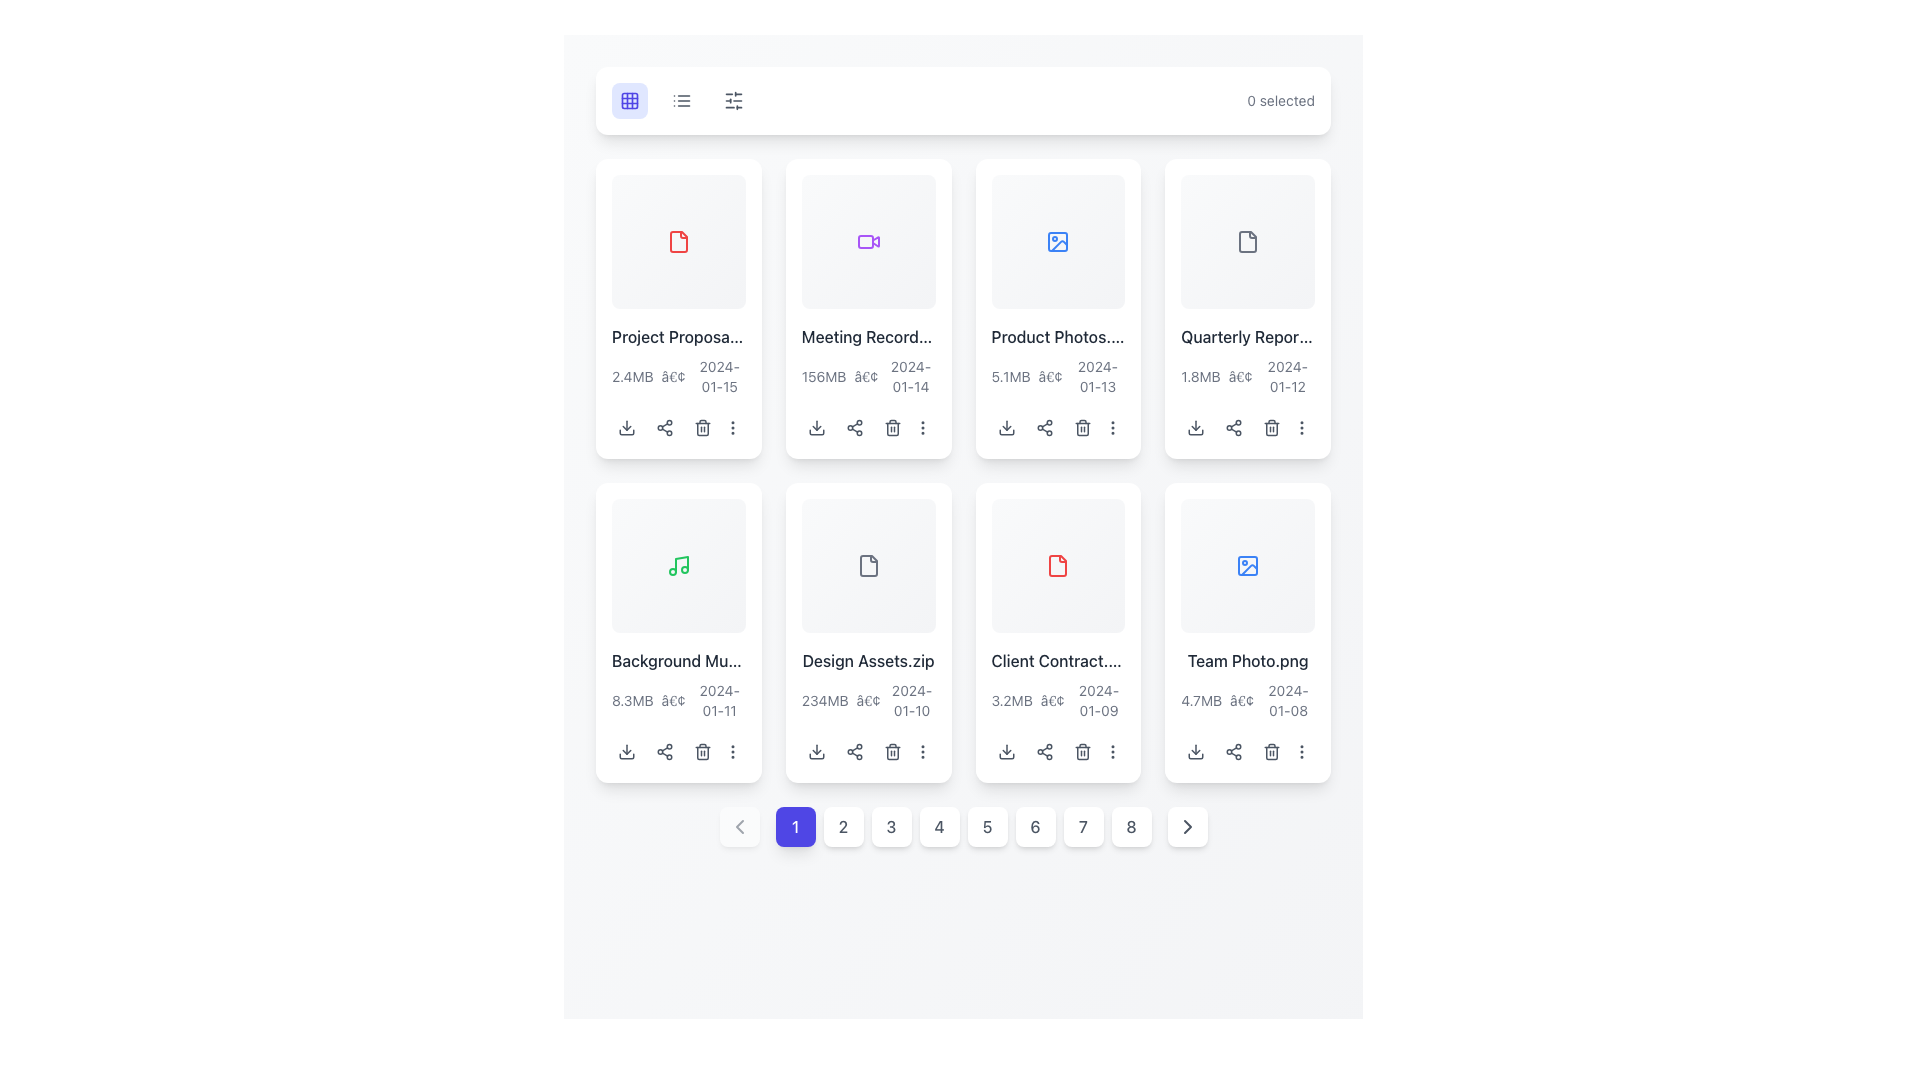  I want to click on the button located to the immediate right of the number 8 button in the pagination controls, so click(1187, 826).